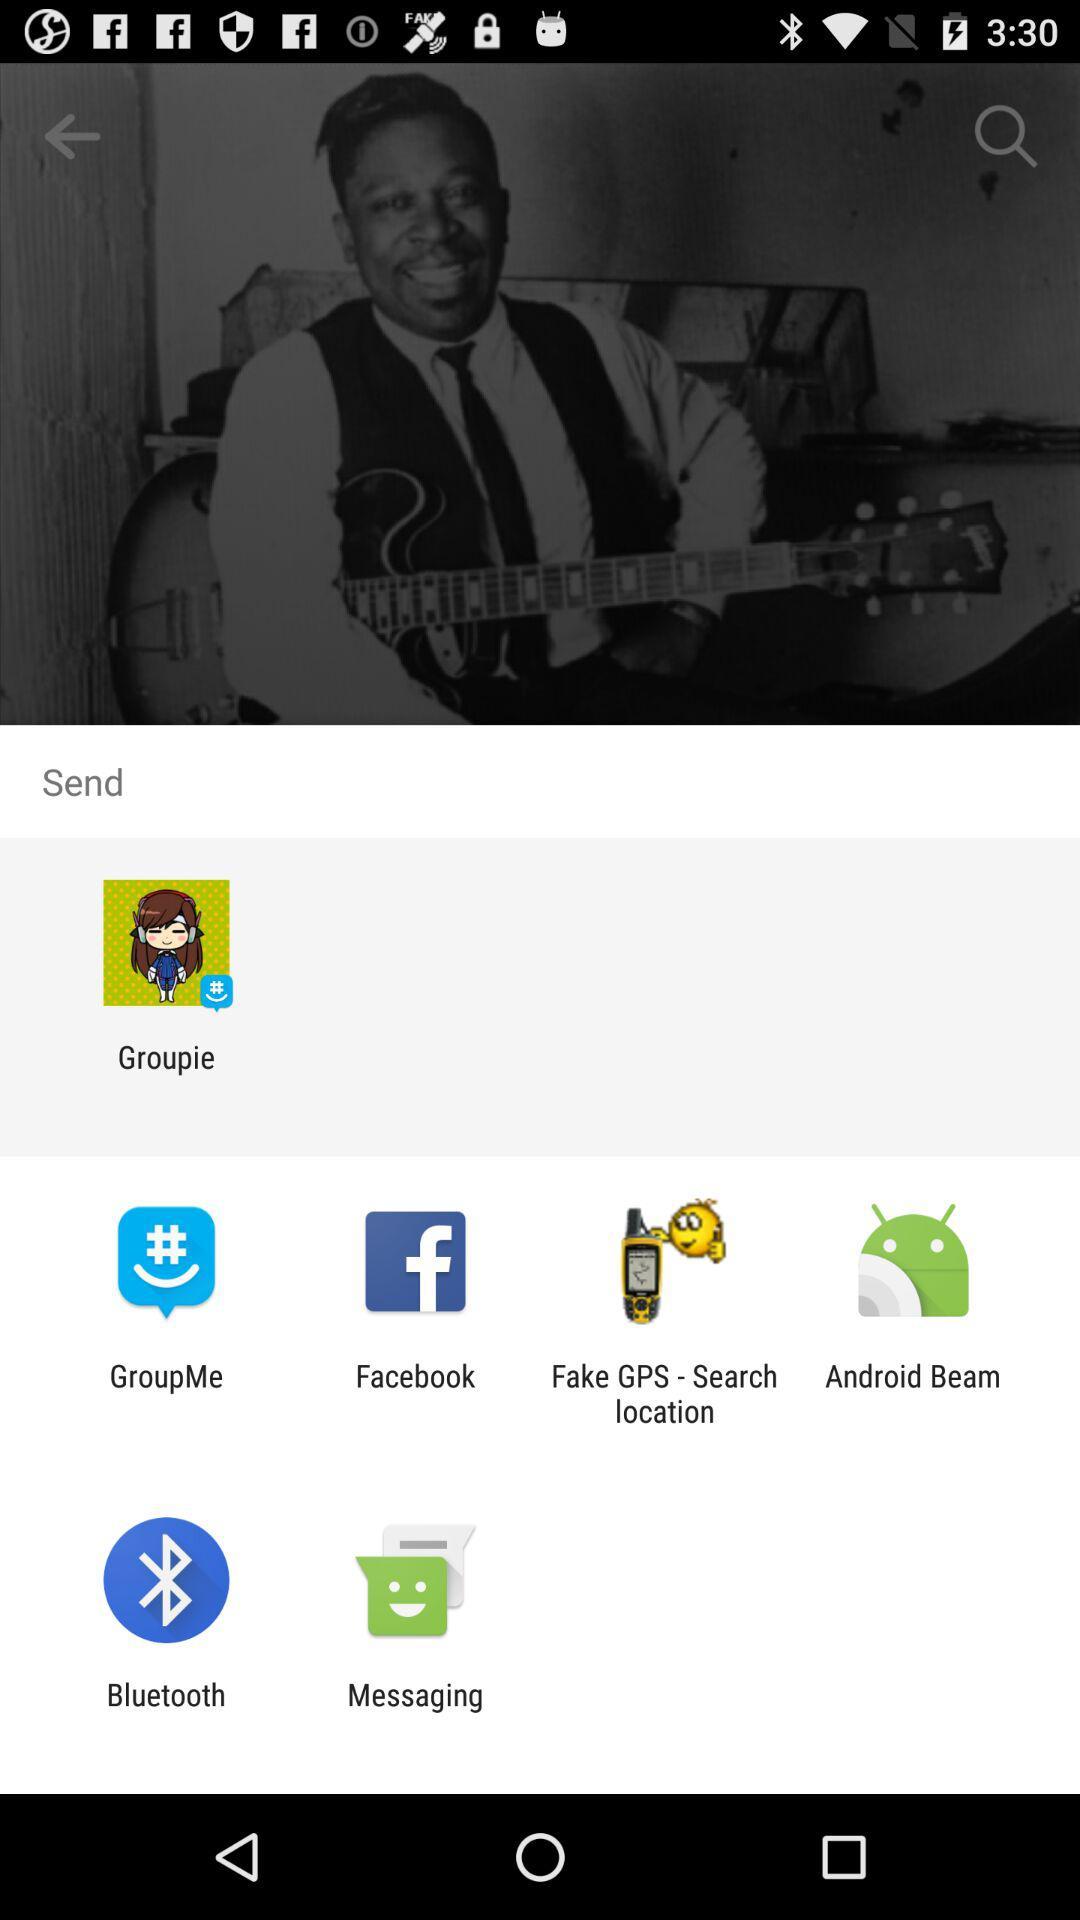 The height and width of the screenshot is (1920, 1080). I want to click on the item to the left of fake gps search icon, so click(414, 1392).